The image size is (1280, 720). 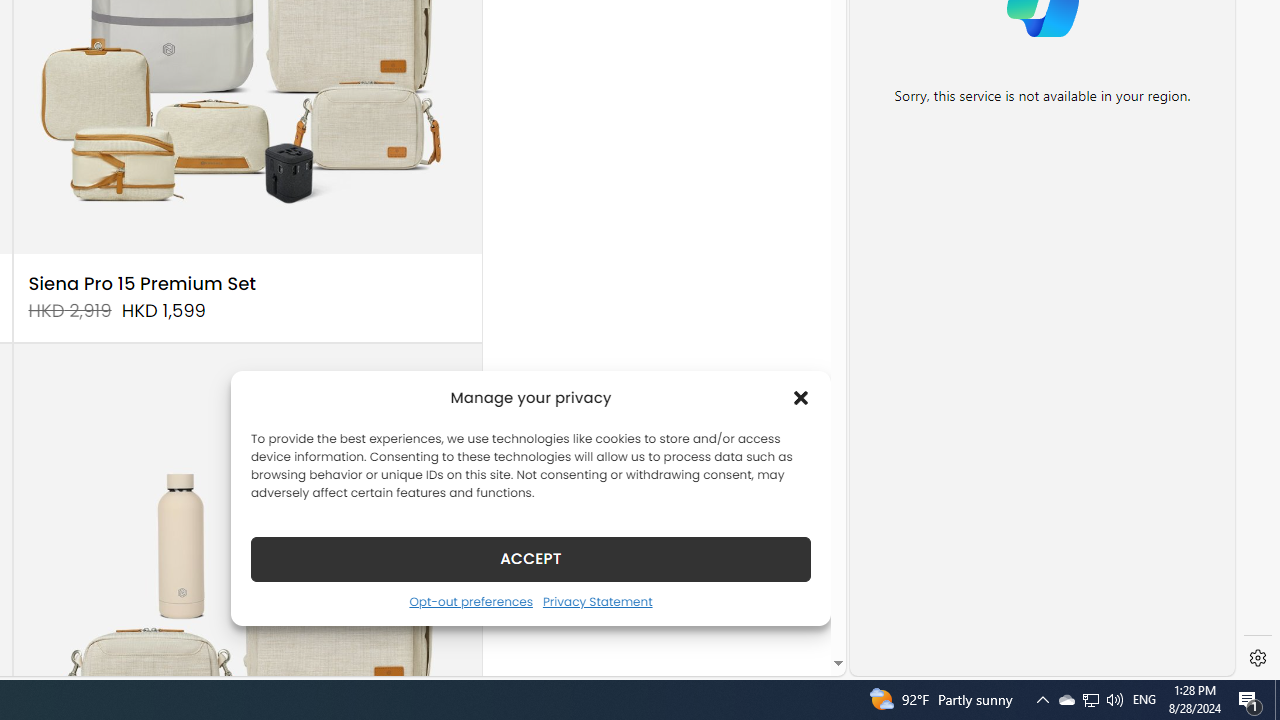 I want to click on 'ACCEPT', so click(x=531, y=558).